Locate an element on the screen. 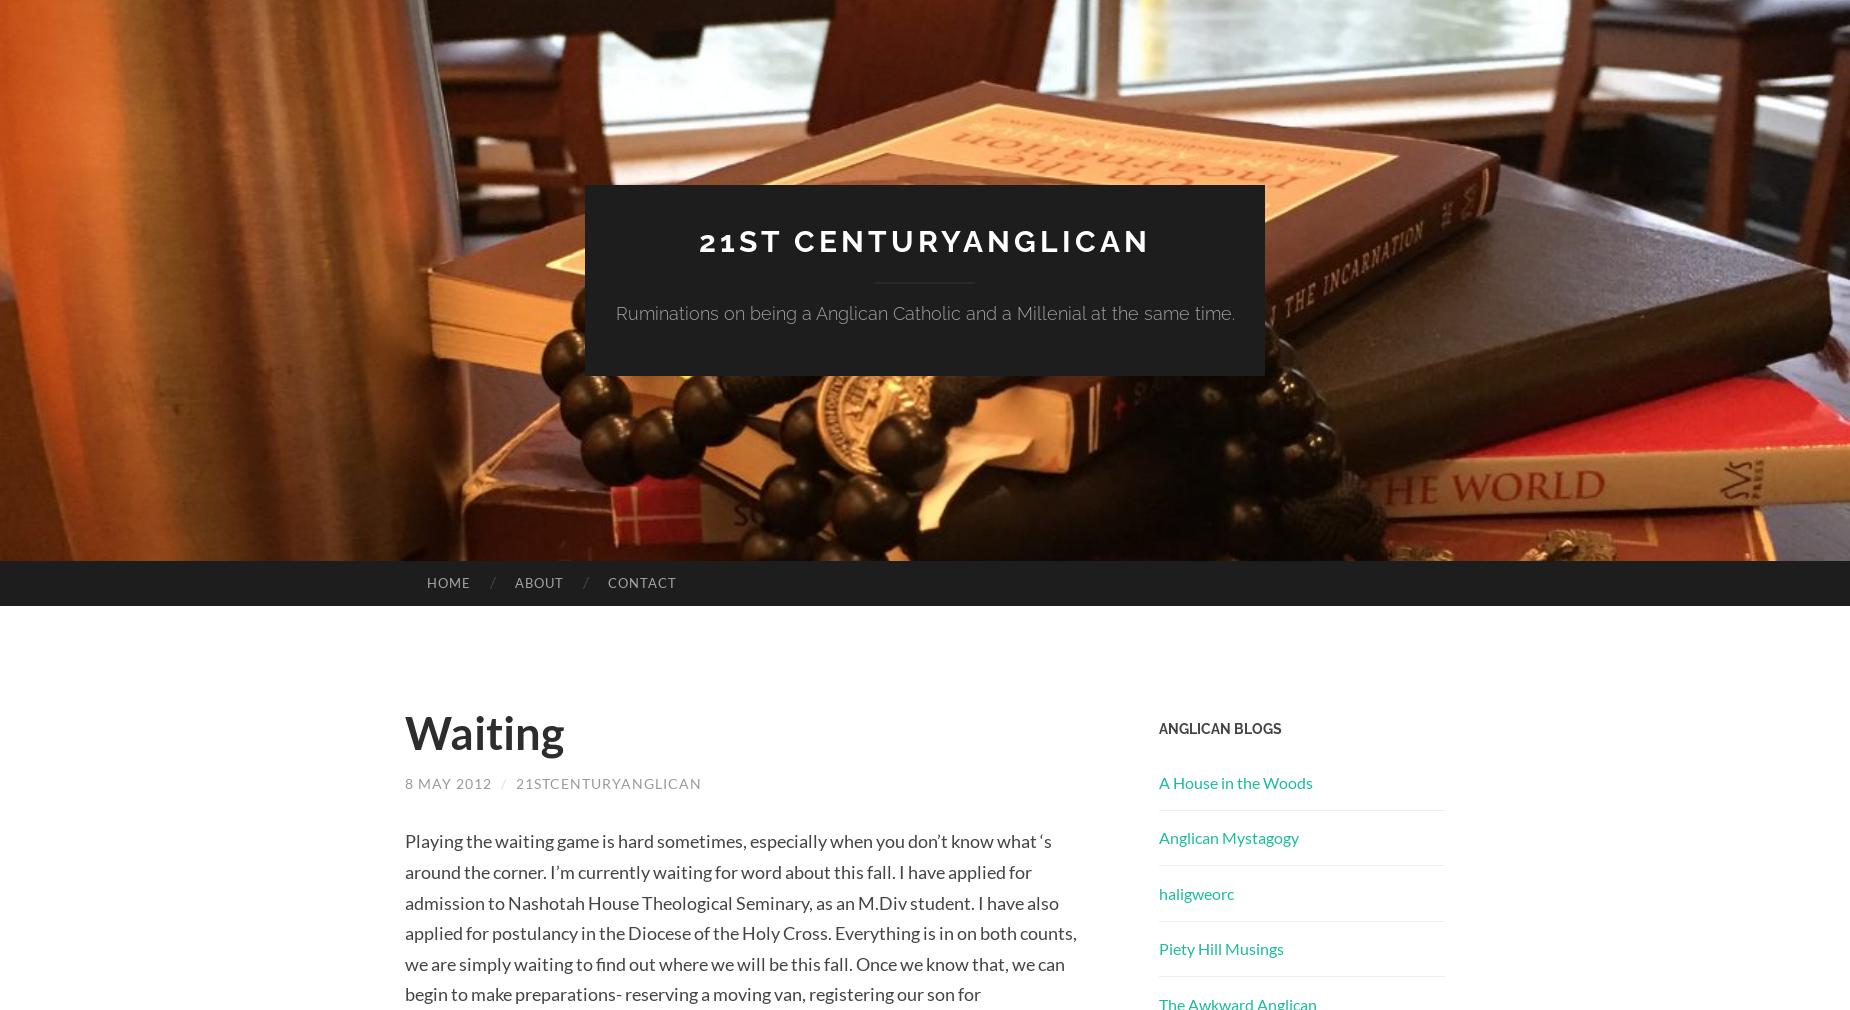  'Waiting' is located at coordinates (484, 731).